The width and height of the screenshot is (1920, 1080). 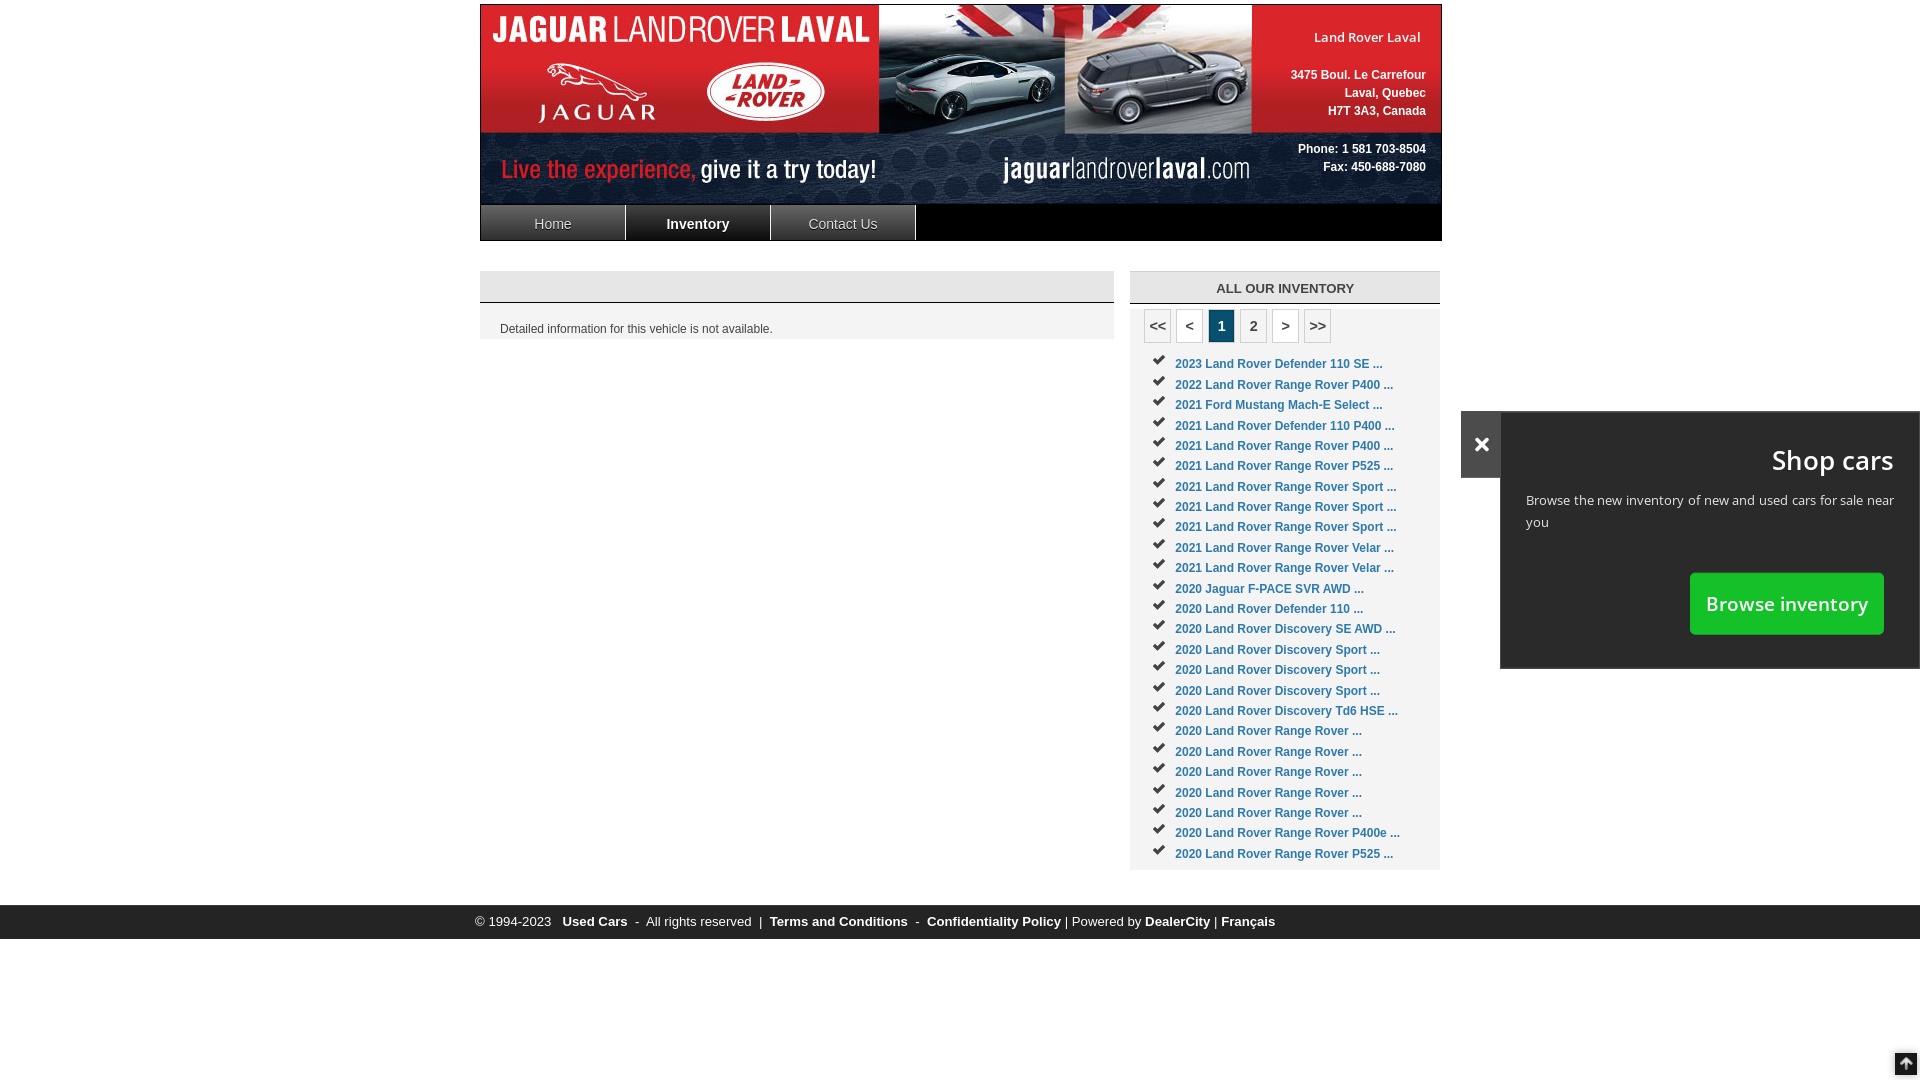 What do you see at coordinates (1175, 752) in the screenshot?
I see `'2020 Land Rover Range Rover ...'` at bounding box center [1175, 752].